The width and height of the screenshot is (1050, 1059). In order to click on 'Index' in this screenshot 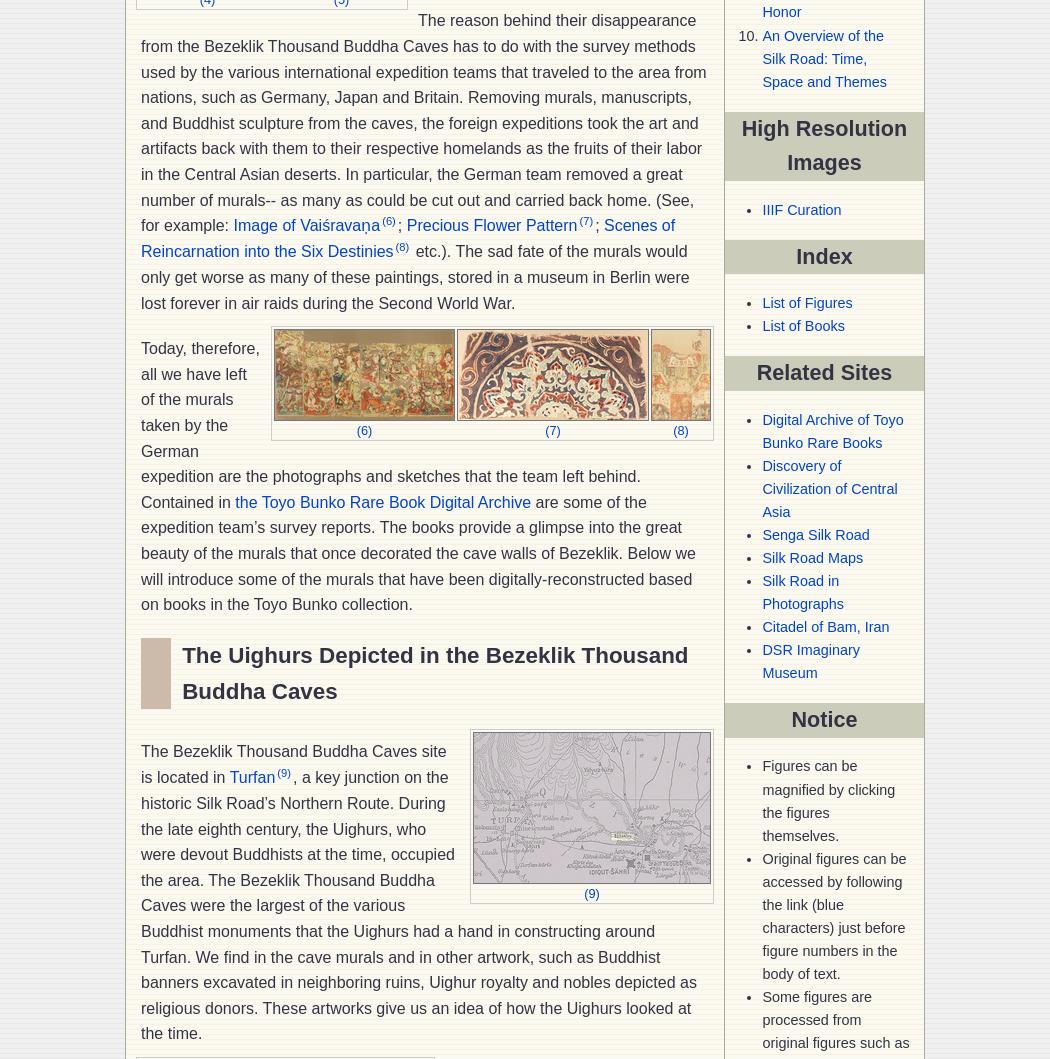, I will do `click(823, 255)`.